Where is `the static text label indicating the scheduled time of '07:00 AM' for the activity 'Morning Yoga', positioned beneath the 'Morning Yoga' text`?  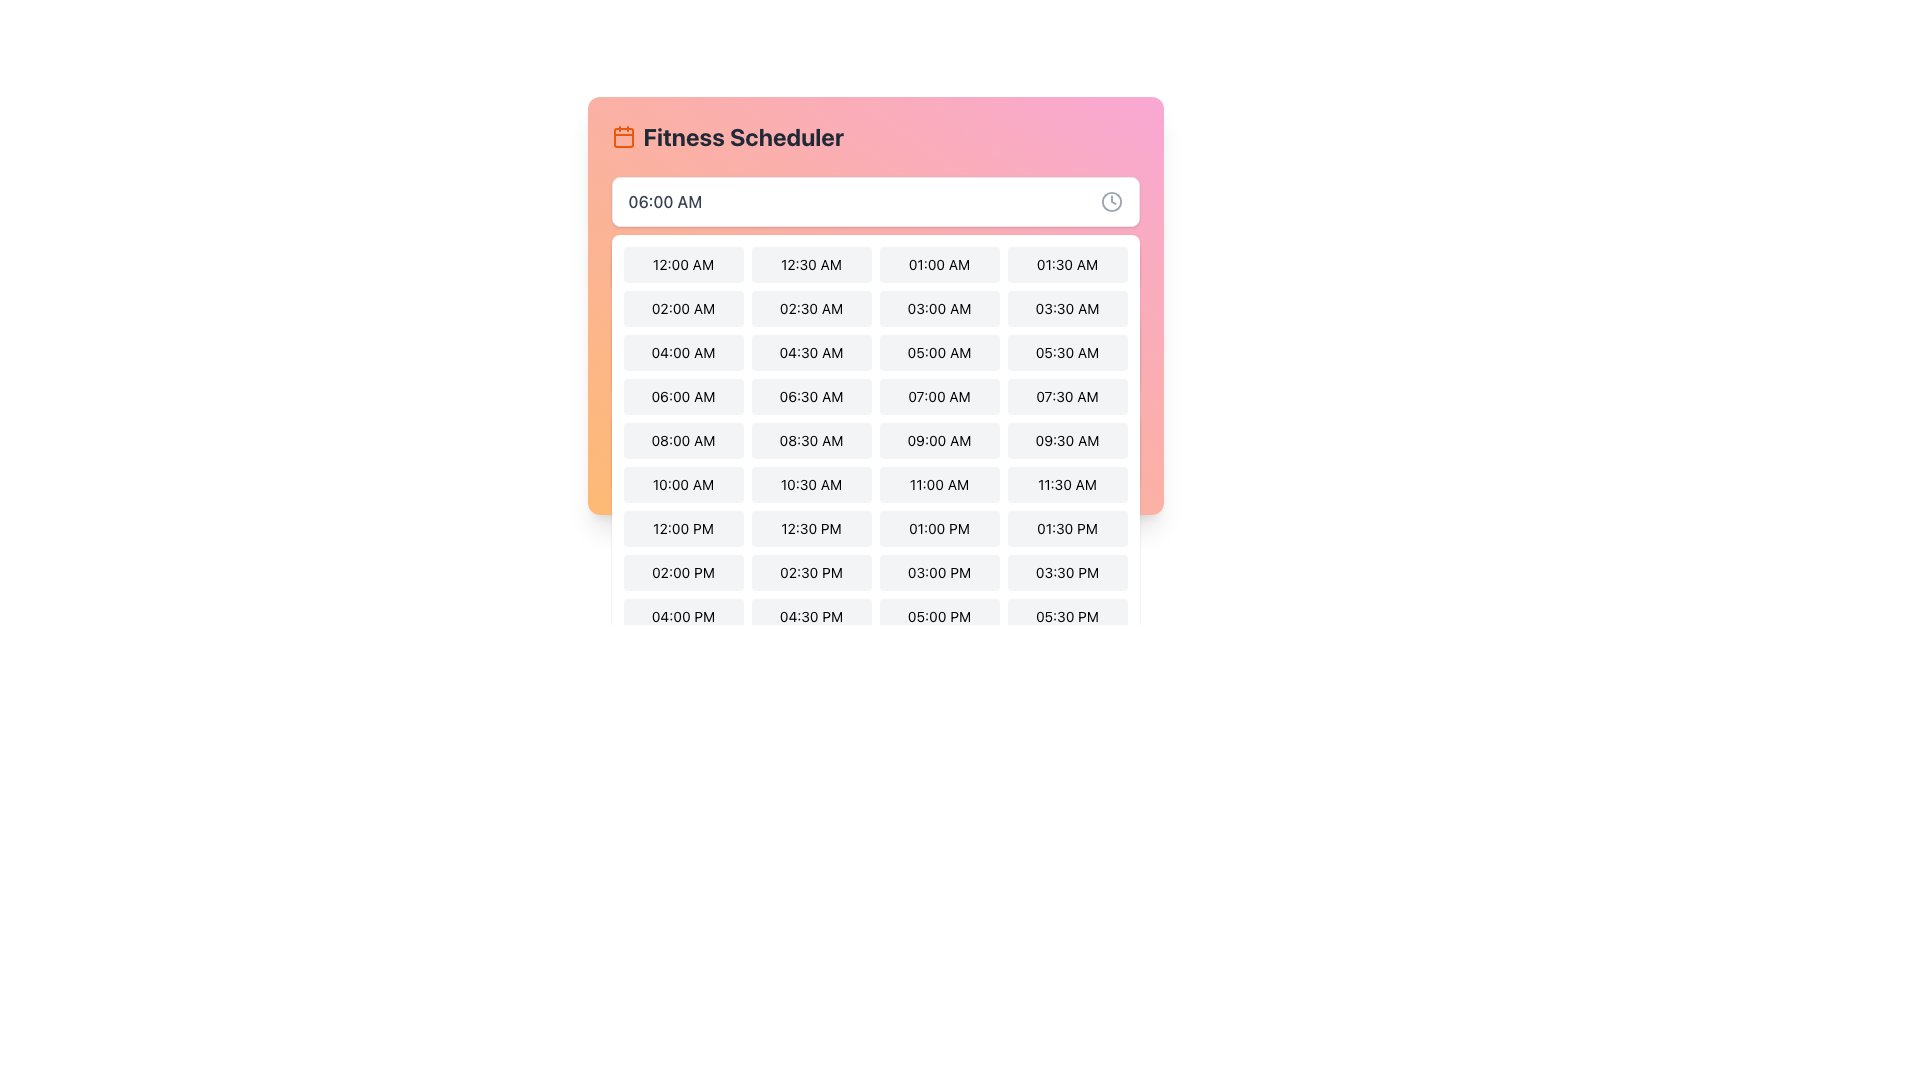 the static text label indicating the scheduled time of '07:00 AM' for the activity 'Morning Yoga', positioned beneath the 'Morning Yoga' text is located at coordinates (678, 367).